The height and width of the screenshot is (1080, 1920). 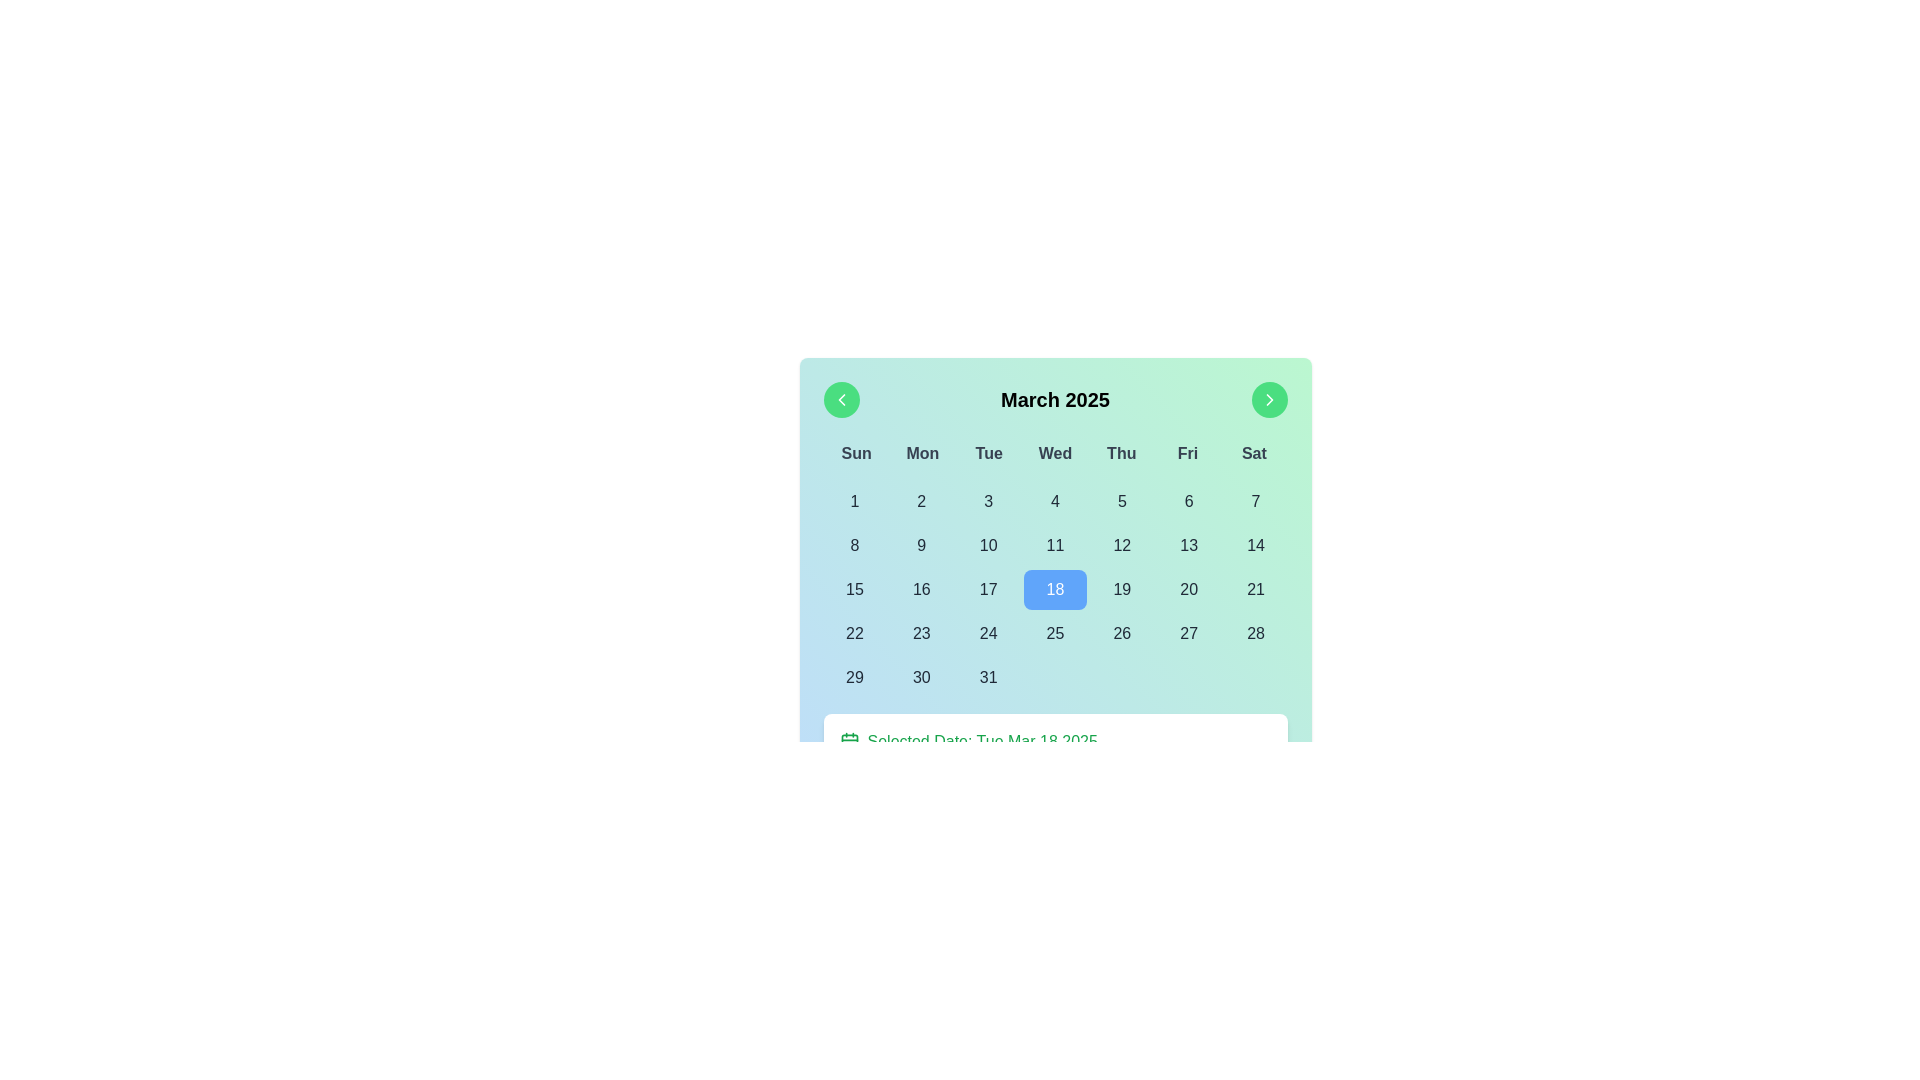 I want to click on the calendar date cell displaying '11' in black text, so click(x=1054, y=546).